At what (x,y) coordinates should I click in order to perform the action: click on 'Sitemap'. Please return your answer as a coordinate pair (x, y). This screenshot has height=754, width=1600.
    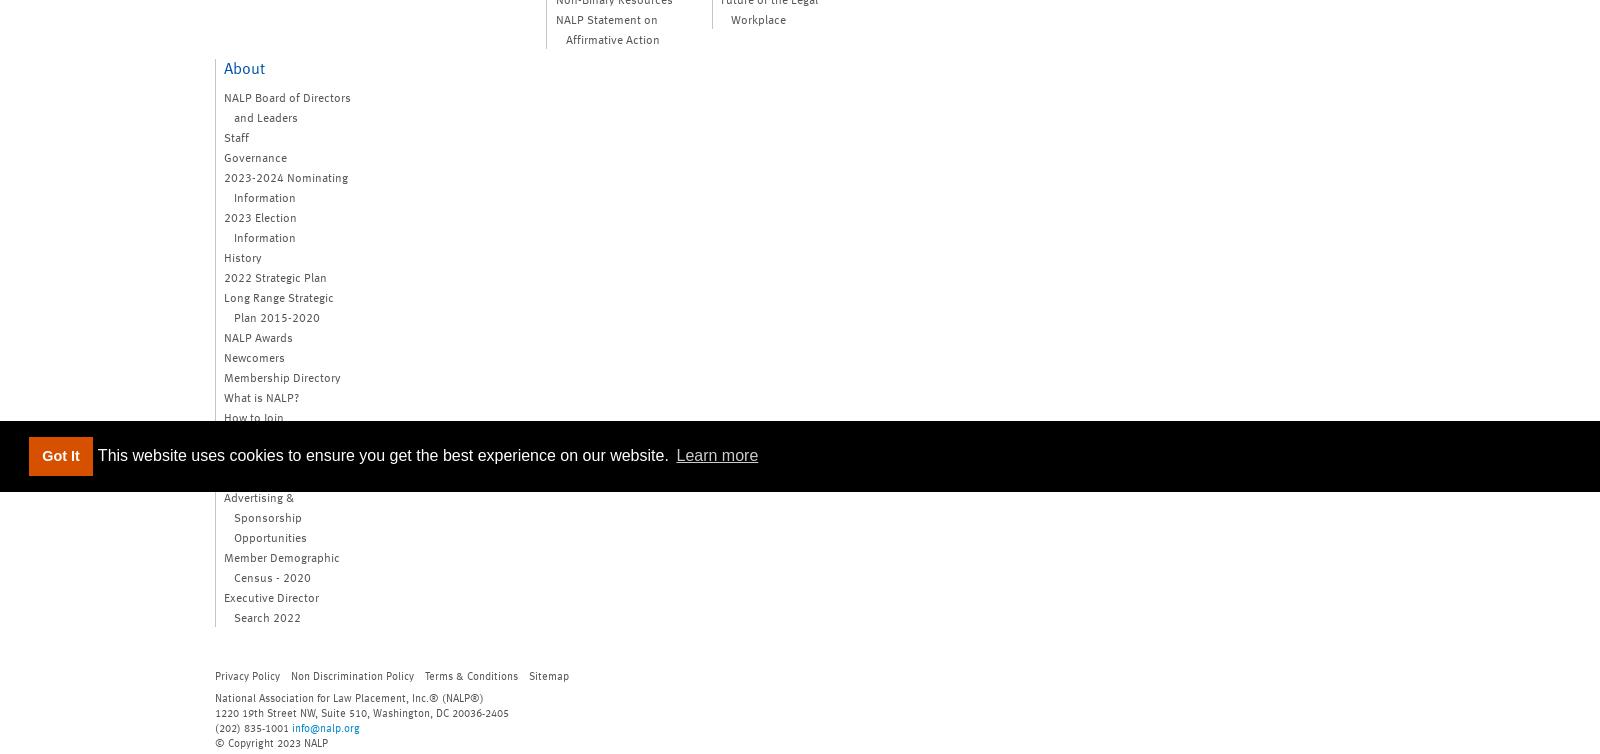
    Looking at the image, I should click on (547, 673).